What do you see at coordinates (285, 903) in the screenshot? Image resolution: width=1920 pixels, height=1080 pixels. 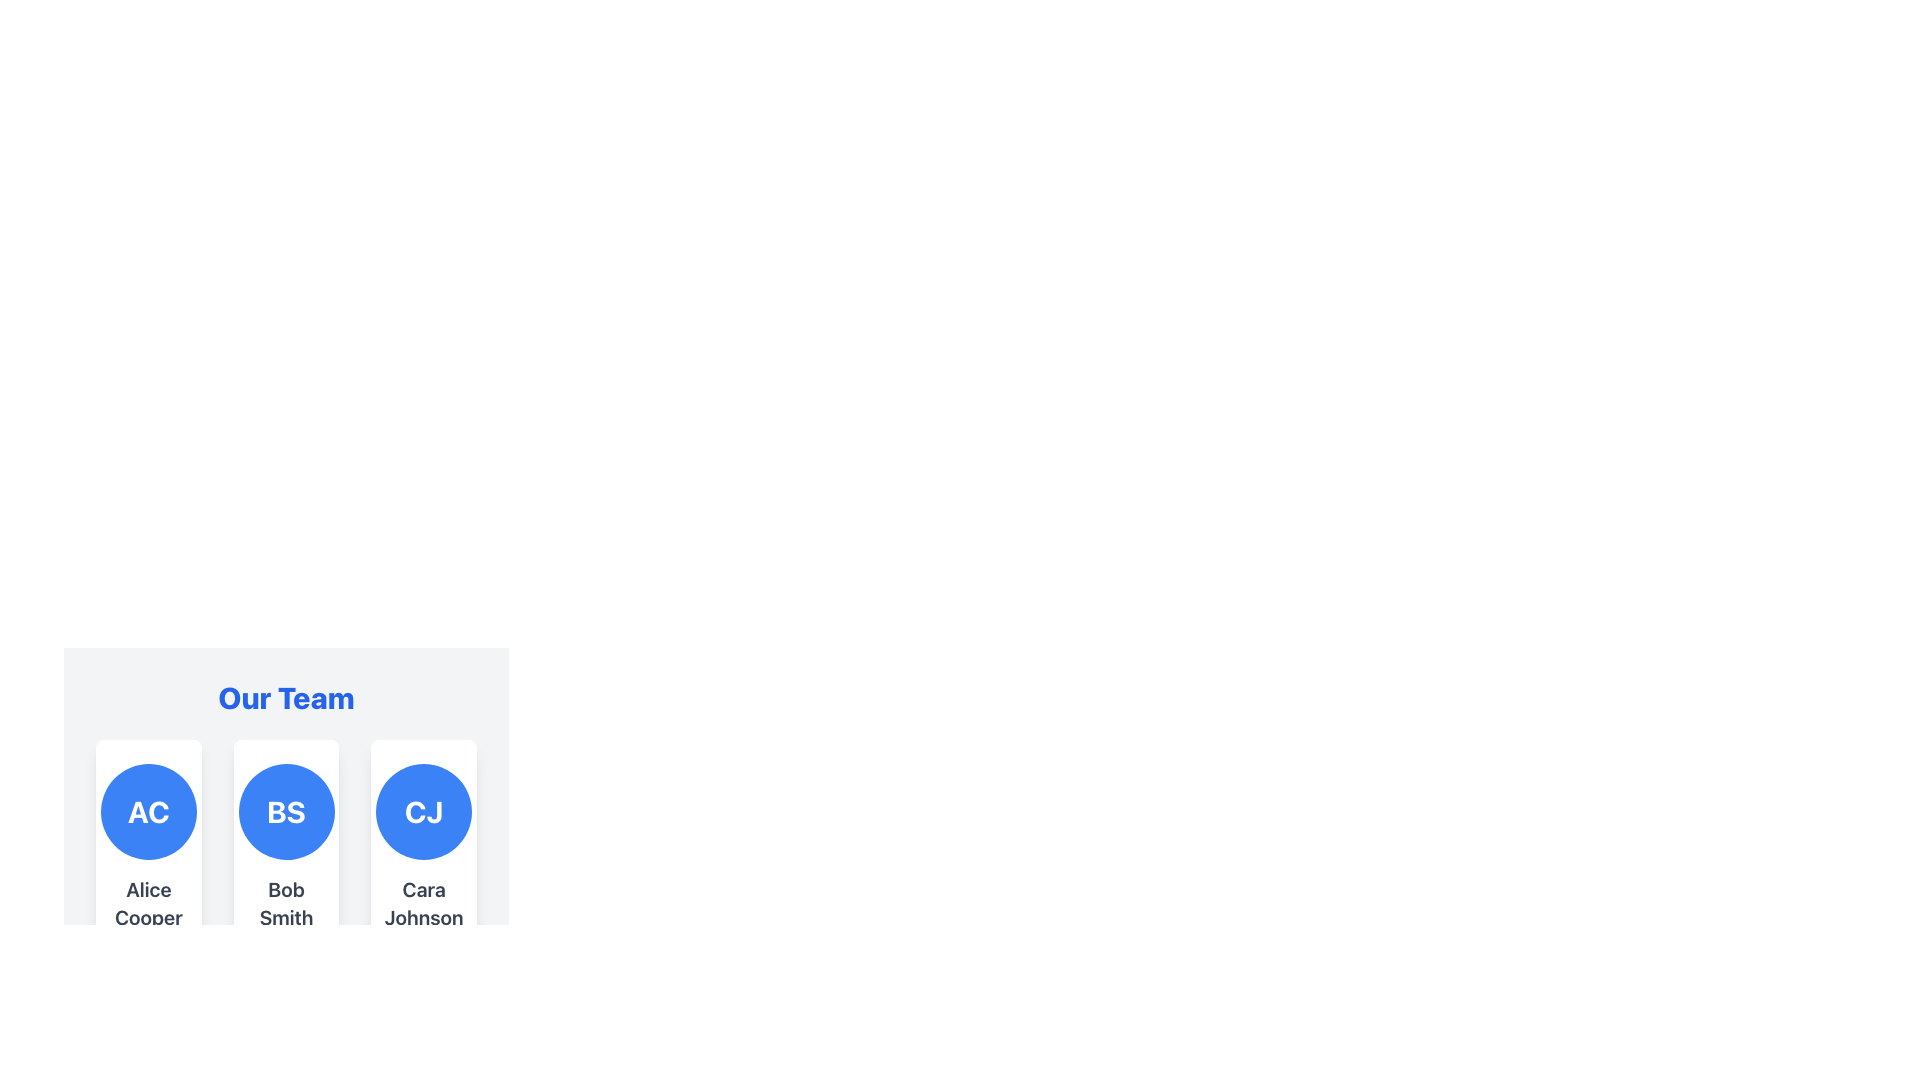 I see `text content of the text label displaying 'Bob Smith', which is bold and gray, located directly below the blue circular avatar labeled 'BS'` at bounding box center [285, 903].